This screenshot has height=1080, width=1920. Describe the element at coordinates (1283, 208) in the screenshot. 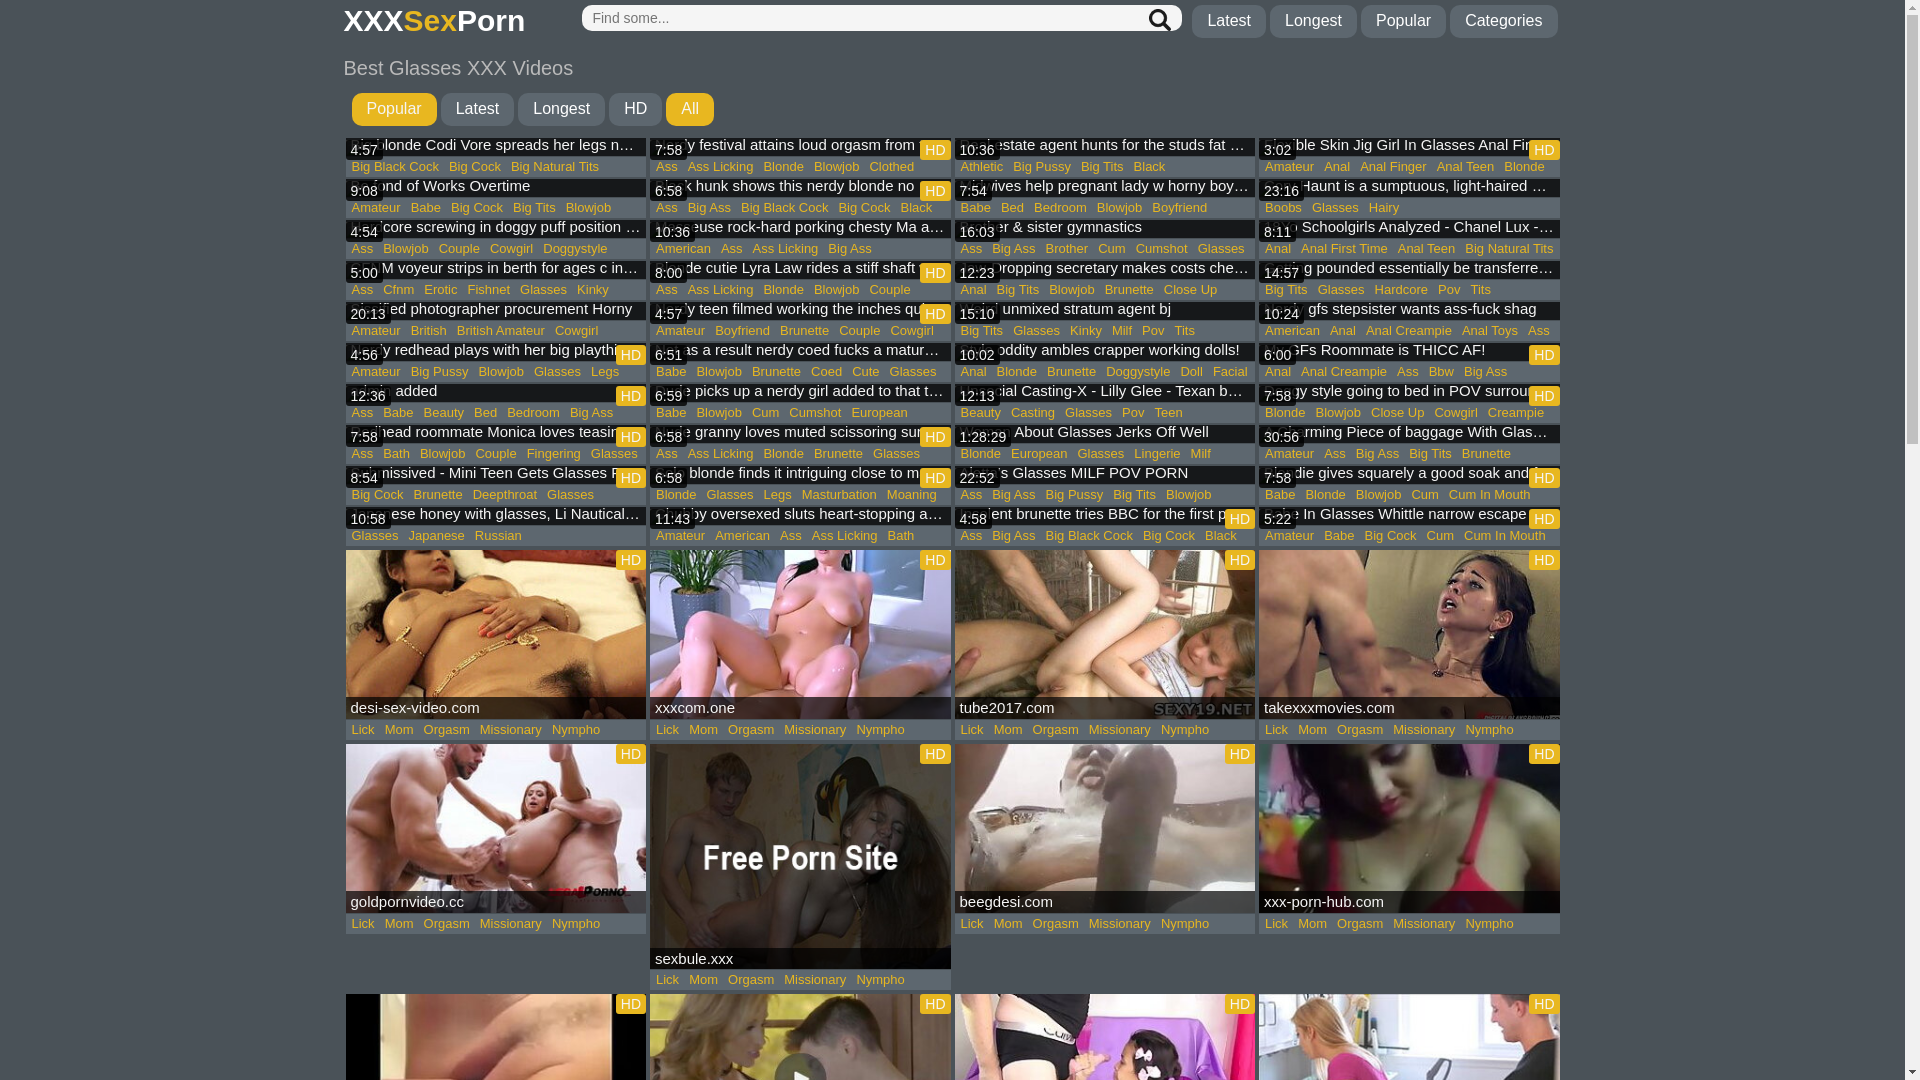

I see `'Boobs'` at that location.